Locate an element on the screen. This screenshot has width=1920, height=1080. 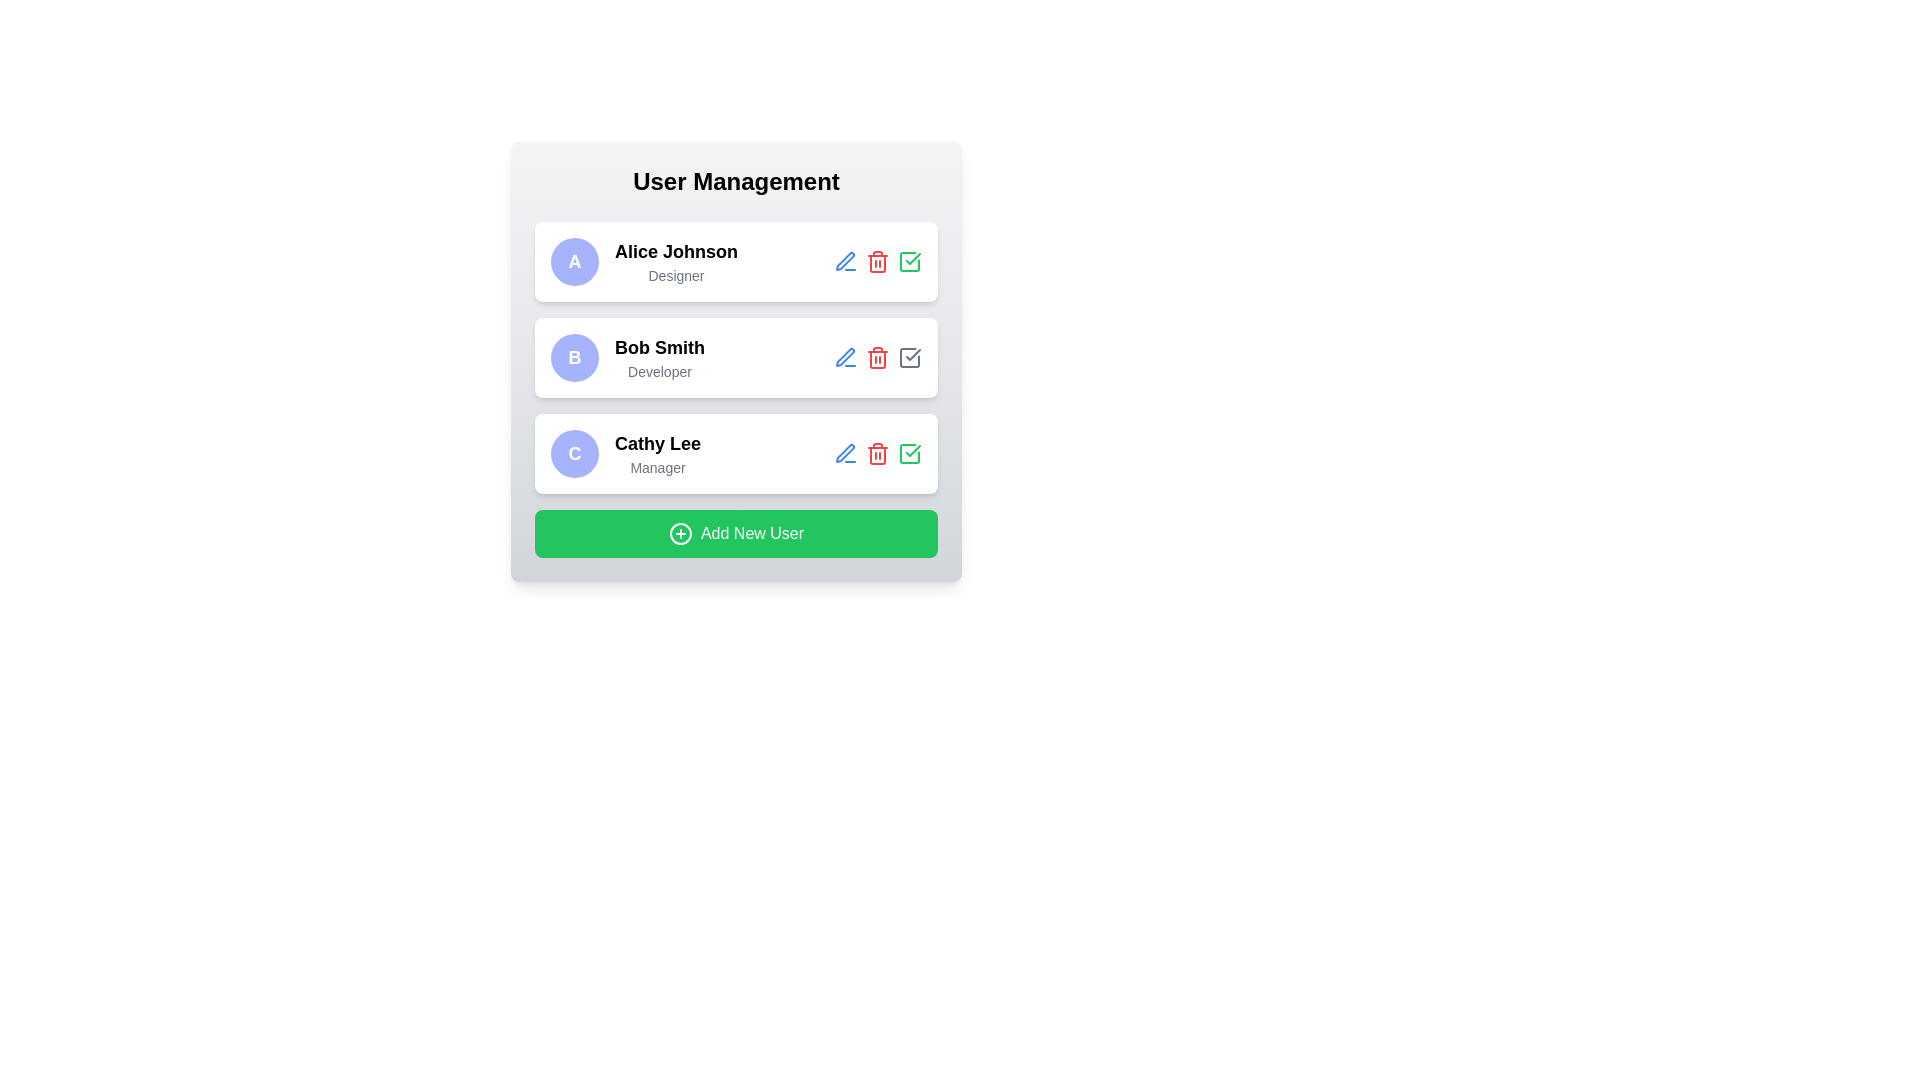
the trash bin icon outlined with a red hue, which is the second icon from the left in the User Management list under the 'Alice Johnson Designer' entry is located at coordinates (878, 261).